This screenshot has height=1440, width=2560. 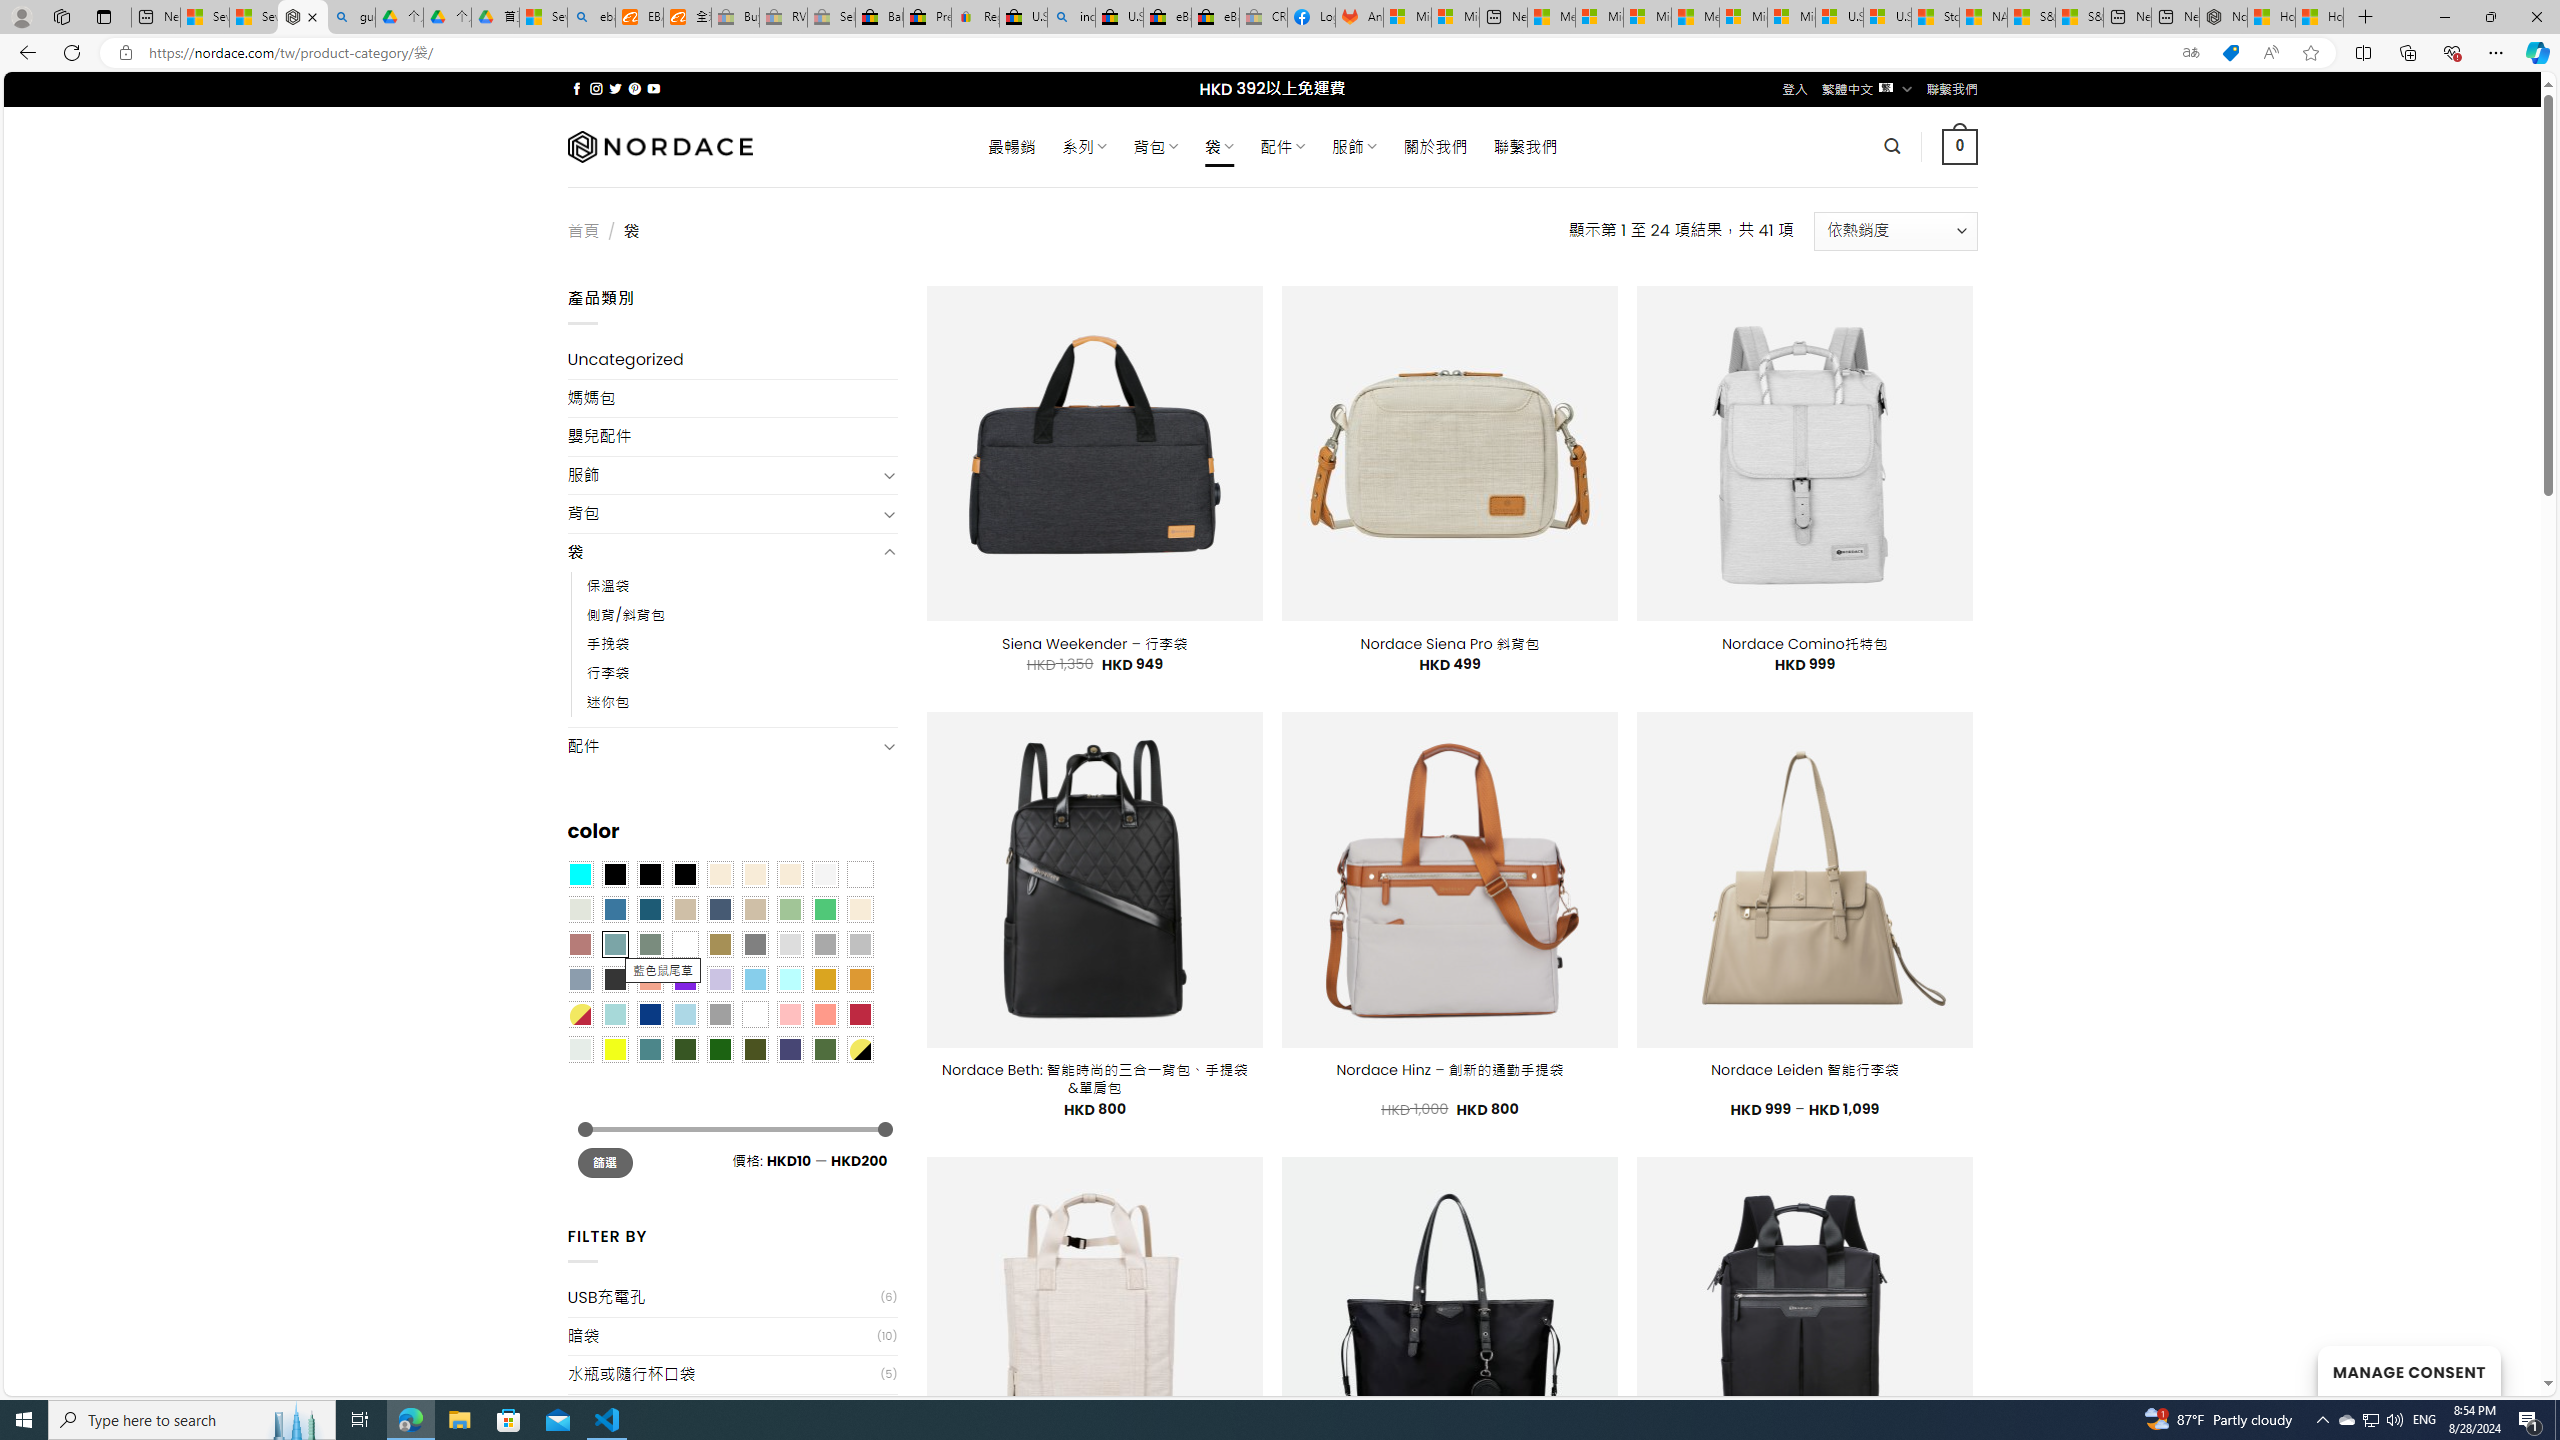 What do you see at coordinates (790, 874) in the screenshot?
I see `'Cream'` at bounding box center [790, 874].